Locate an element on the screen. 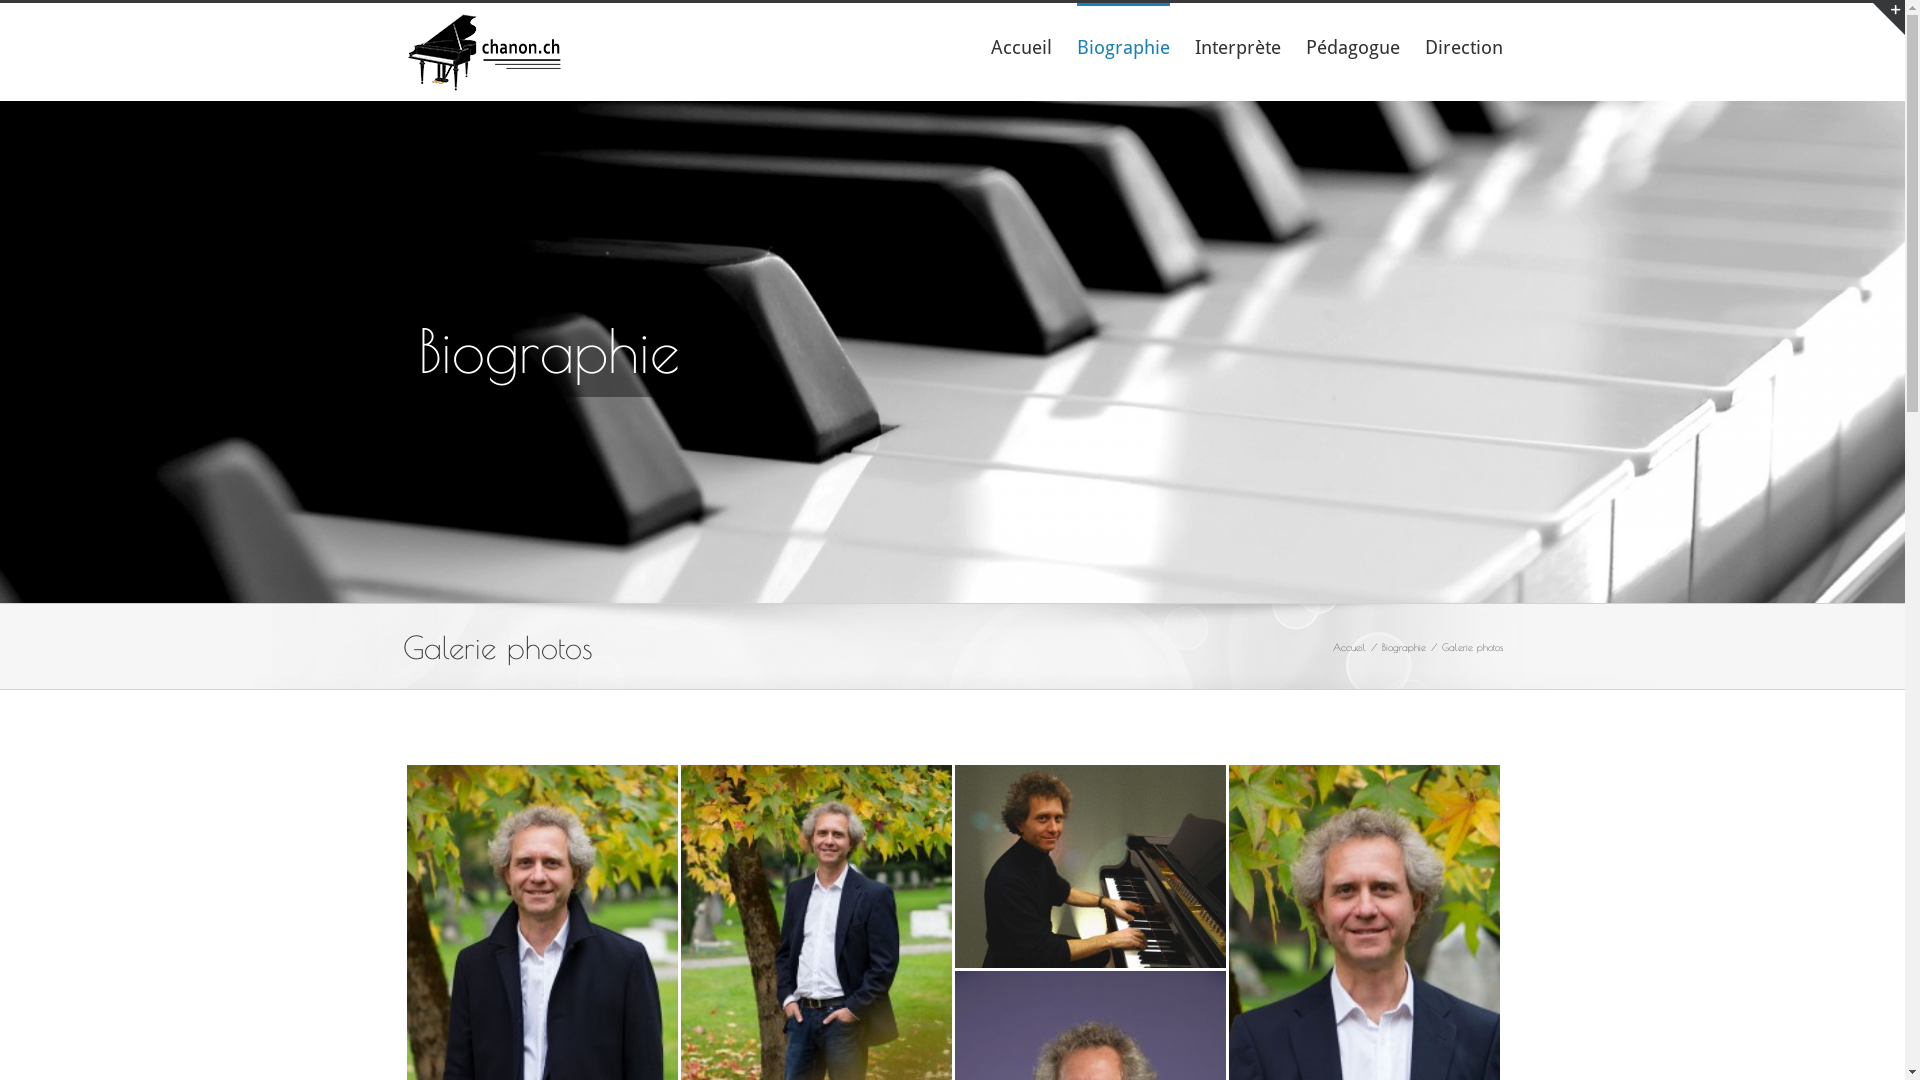 The width and height of the screenshot is (1920, 1080). 'Biographie' is located at coordinates (1402, 645).